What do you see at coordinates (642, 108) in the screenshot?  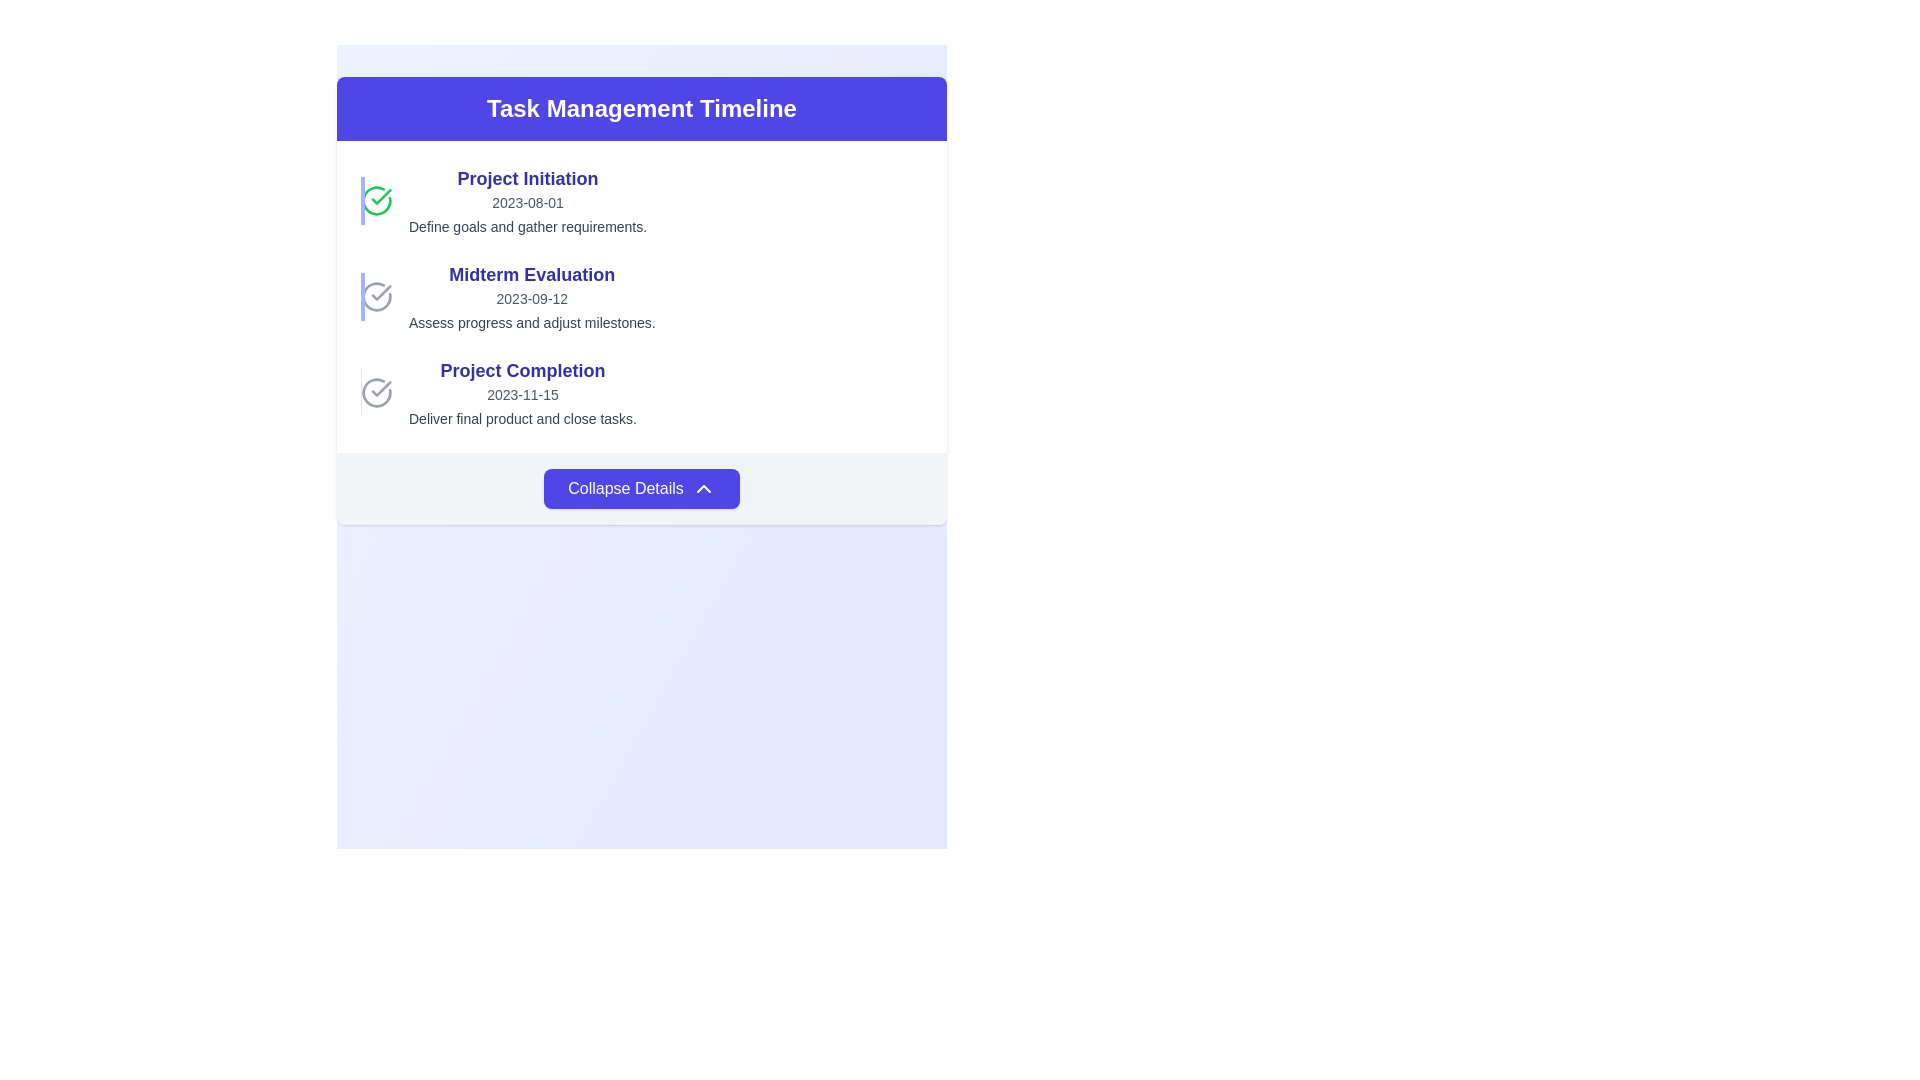 I see `the Text display header with the centered text 'Task Management Timeline' that has a vibrant indigo background and is styled with rounded top corners` at bounding box center [642, 108].